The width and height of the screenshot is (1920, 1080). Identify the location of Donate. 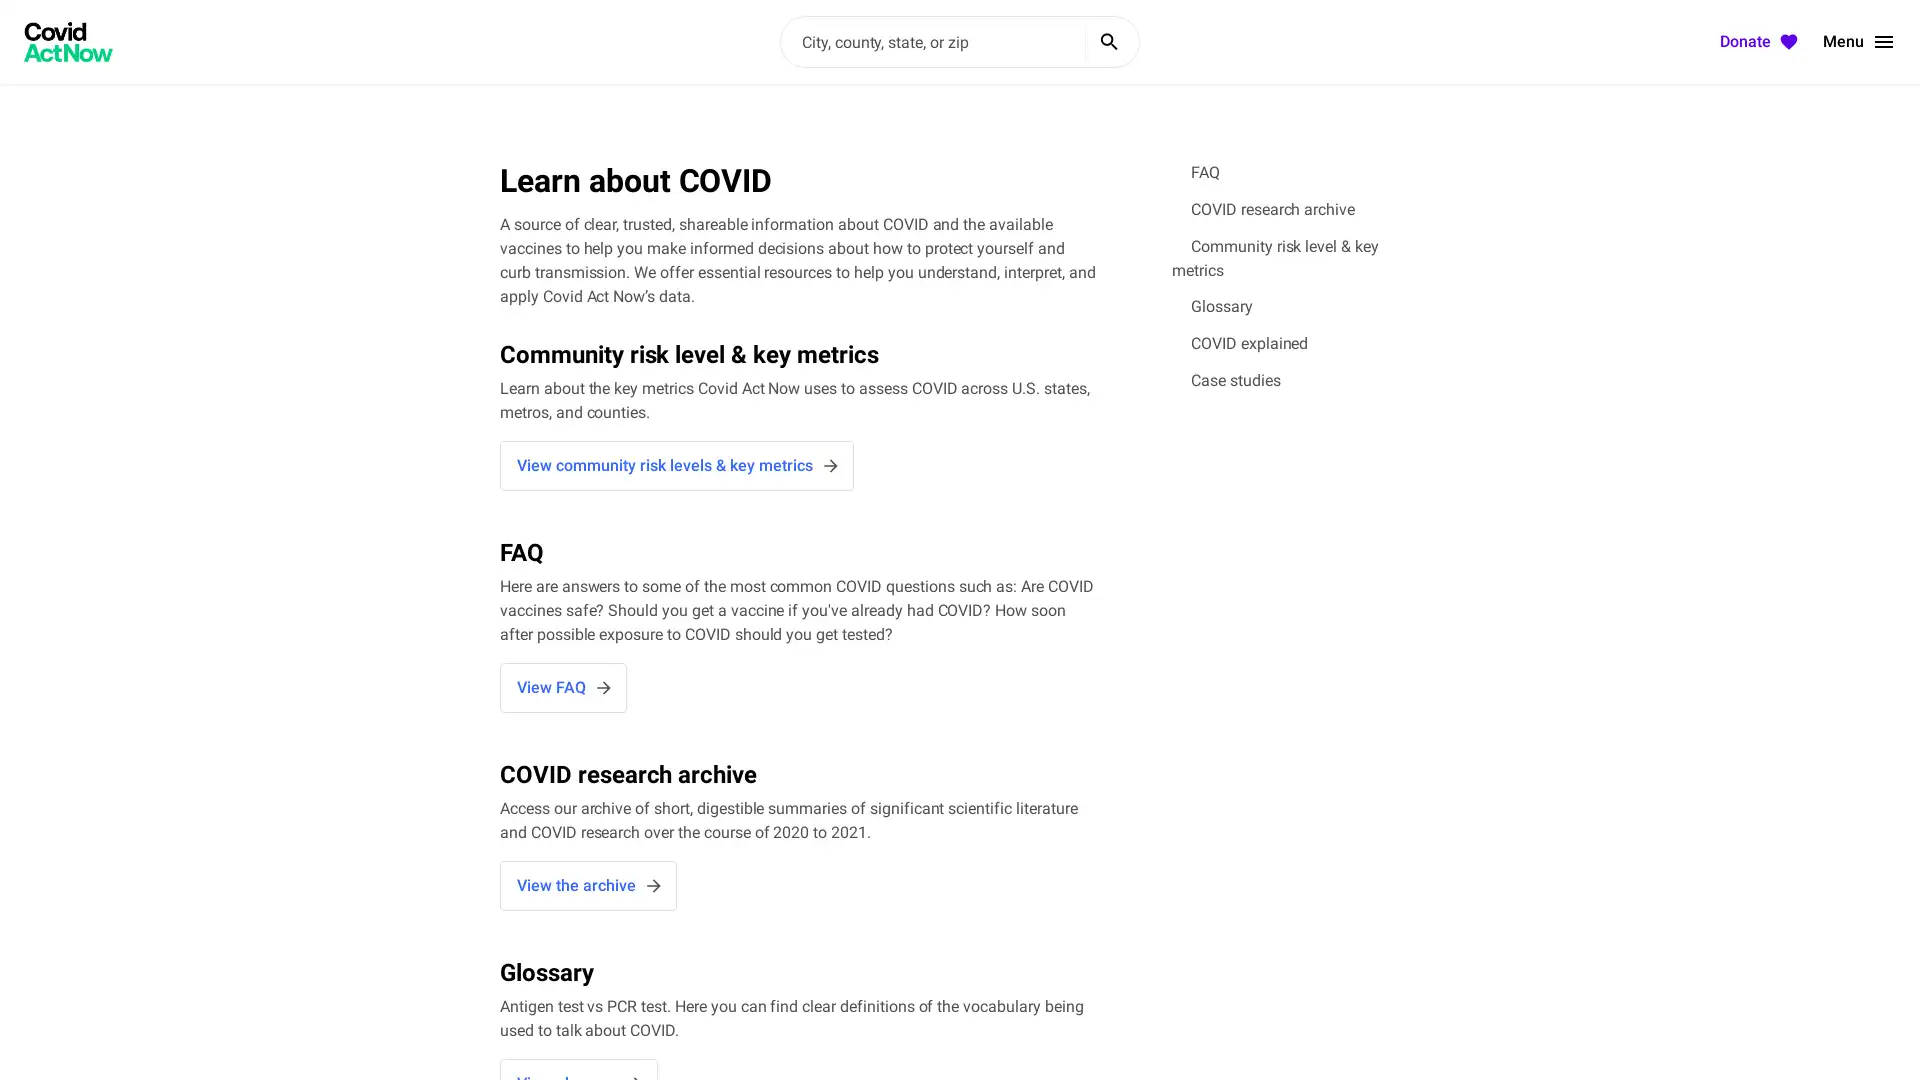
(1761, 42).